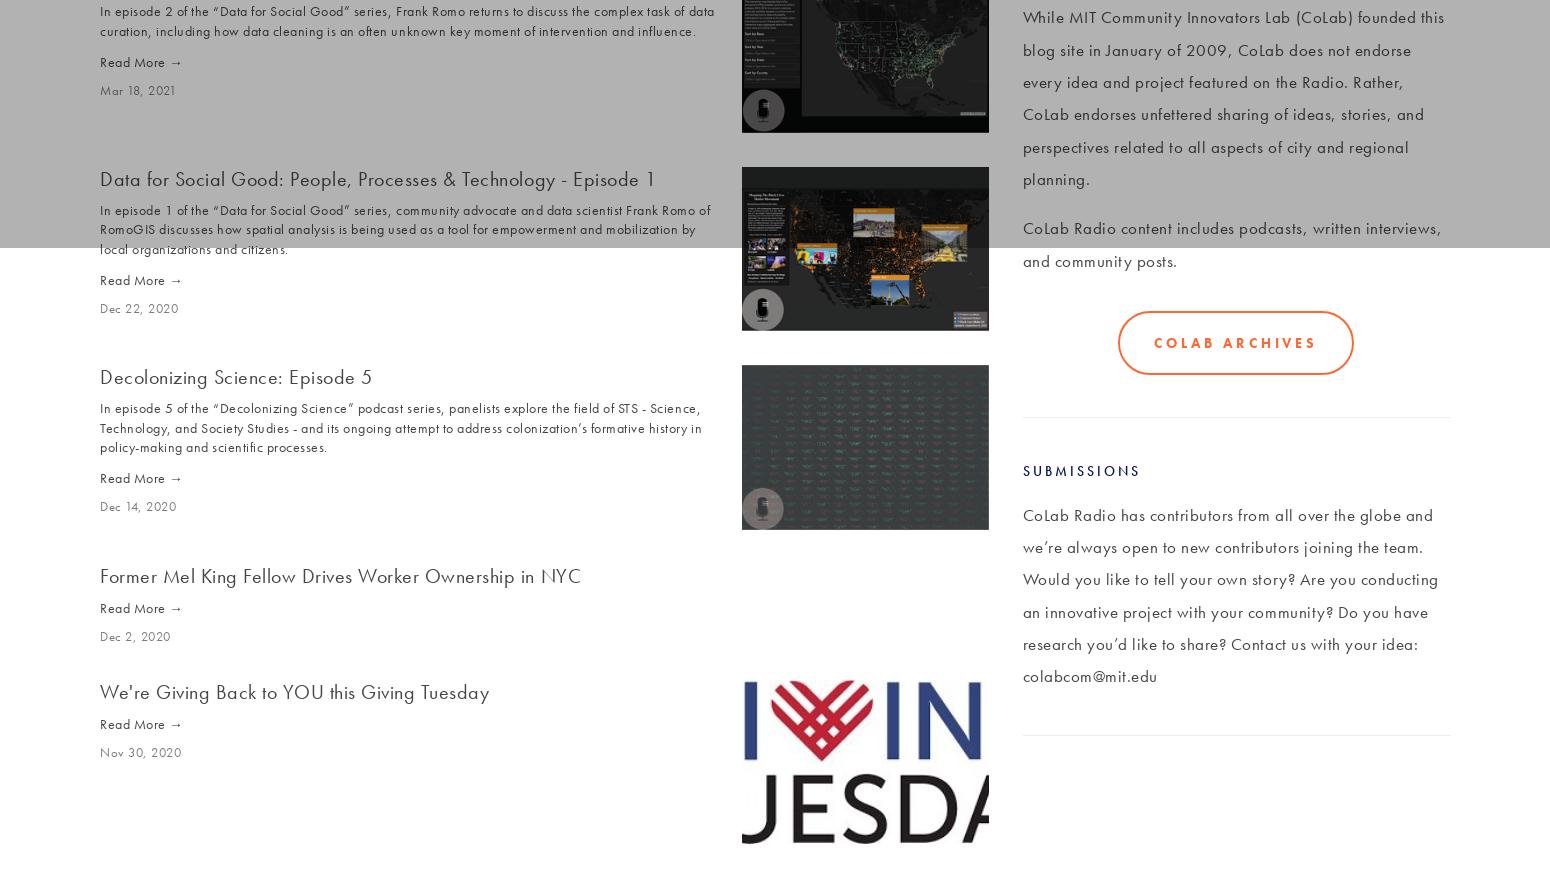 The height and width of the screenshot is (876, 1550). What do you see at coordinates (135, 635) in the screenshot?
I see `'Dec 2, 2020'` at bounding box center [135, 635].